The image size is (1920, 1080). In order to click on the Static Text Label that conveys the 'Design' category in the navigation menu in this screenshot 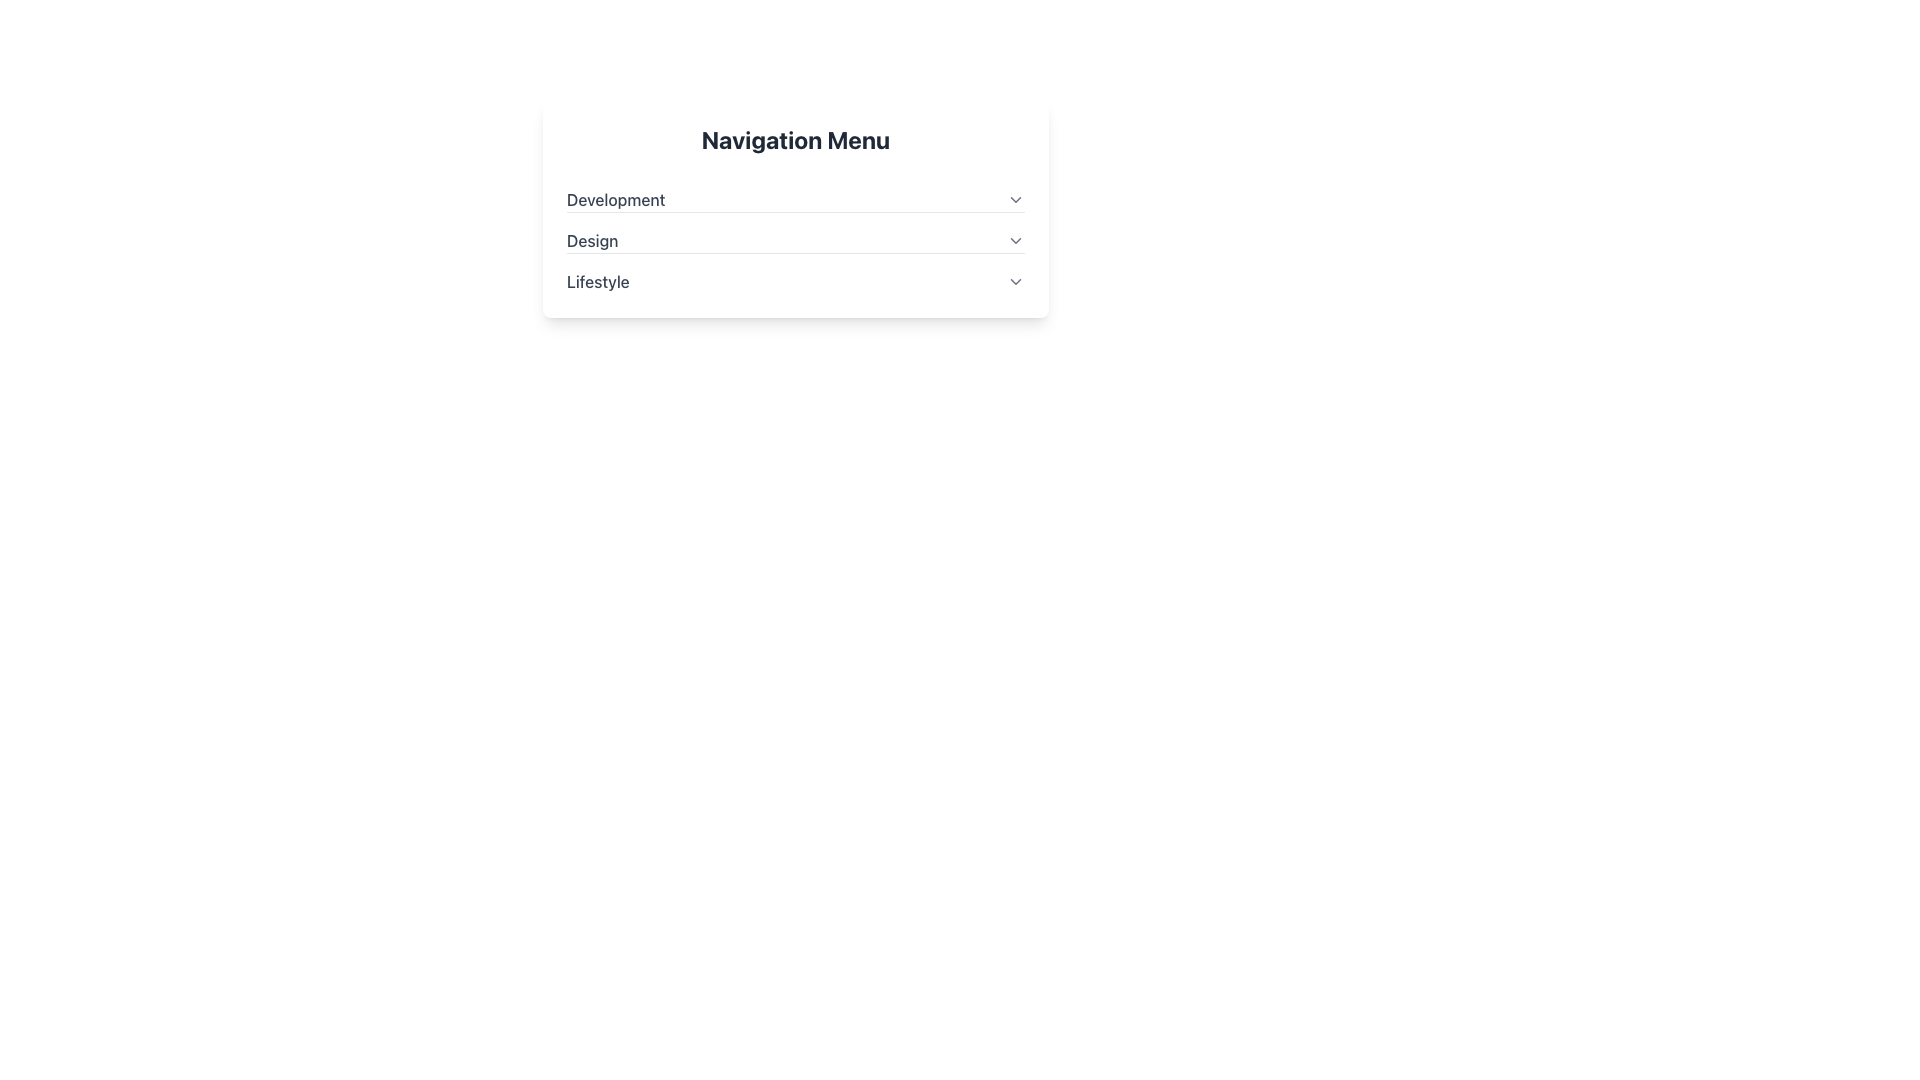, I will do `click(591, 239)`.